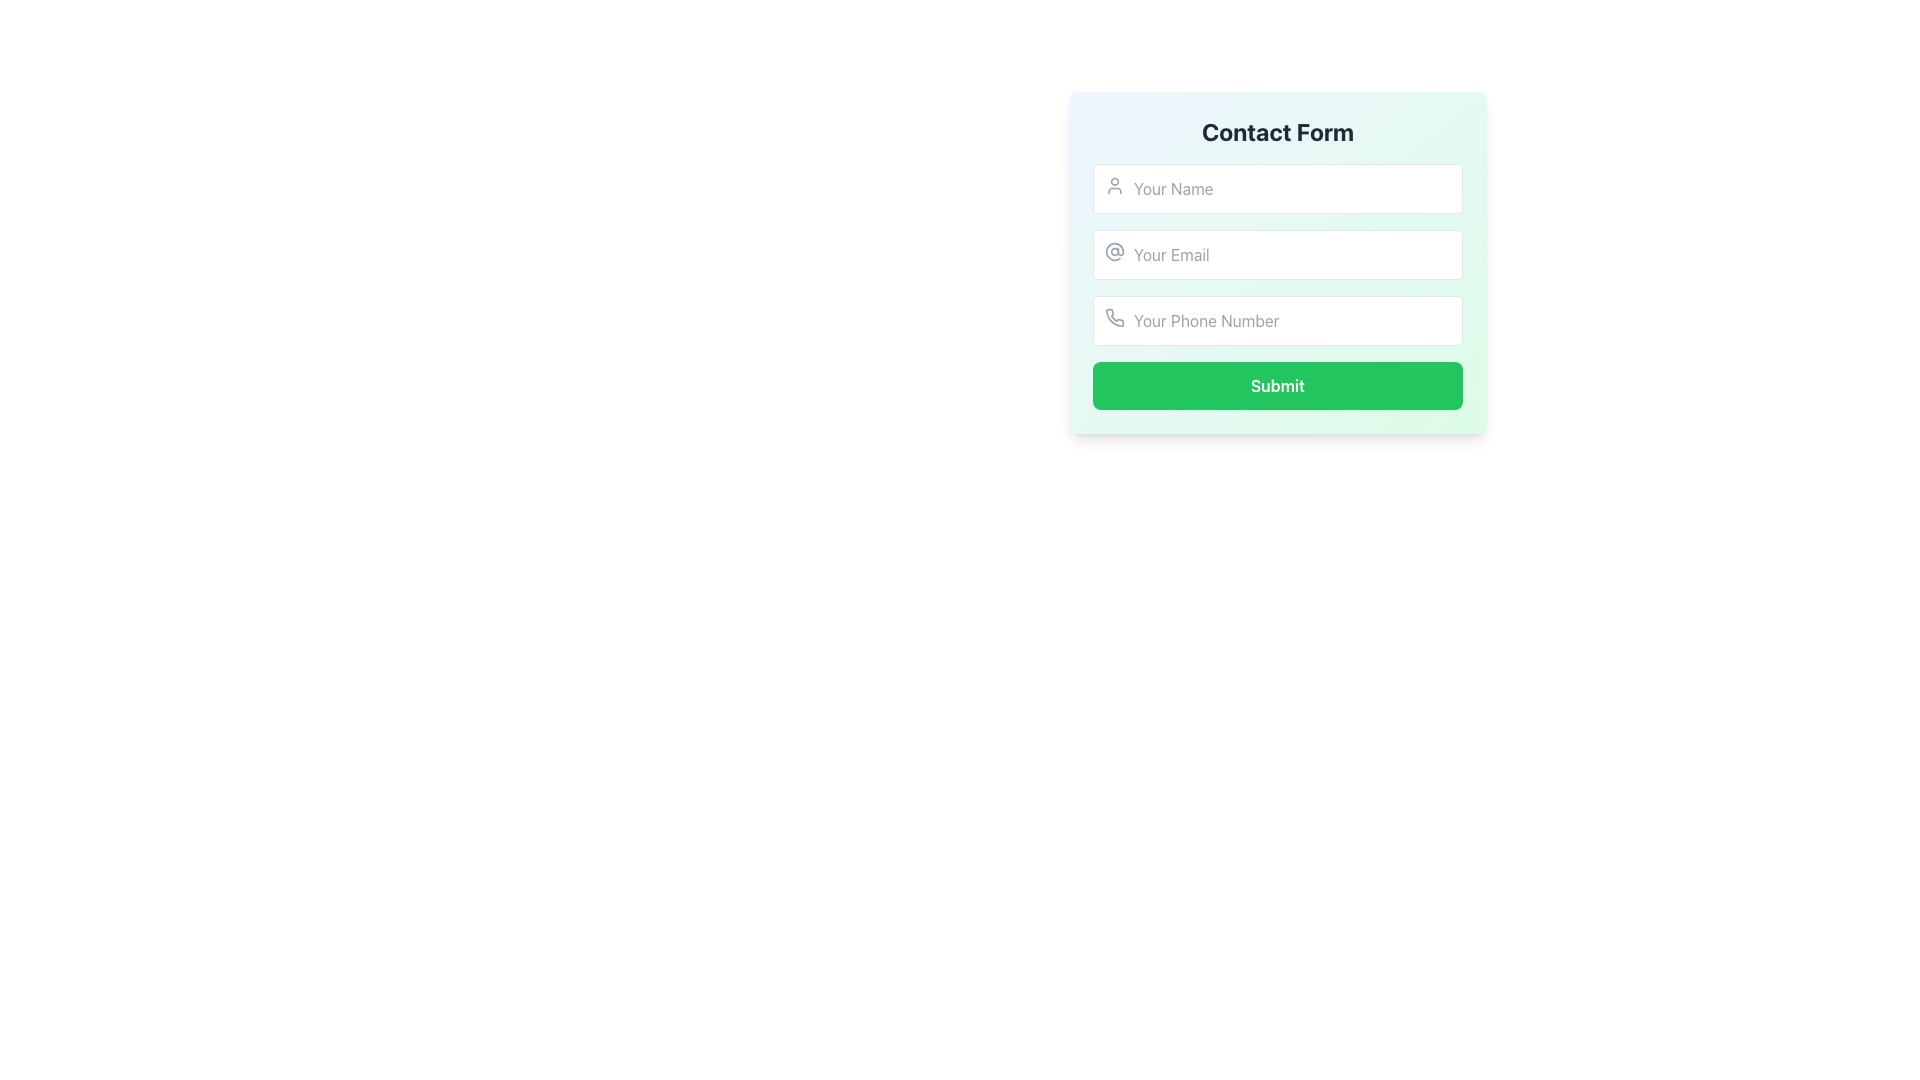 Image resolution: width=1920 pixels, height=1080 pixels. What do you see at coordinates (1113, 316) in the screenshot?
I see `the phone icon, which is gray and positioned to the left of the 'Your Phone Number' input field in the contact form` at bounding box center [1113, 316].